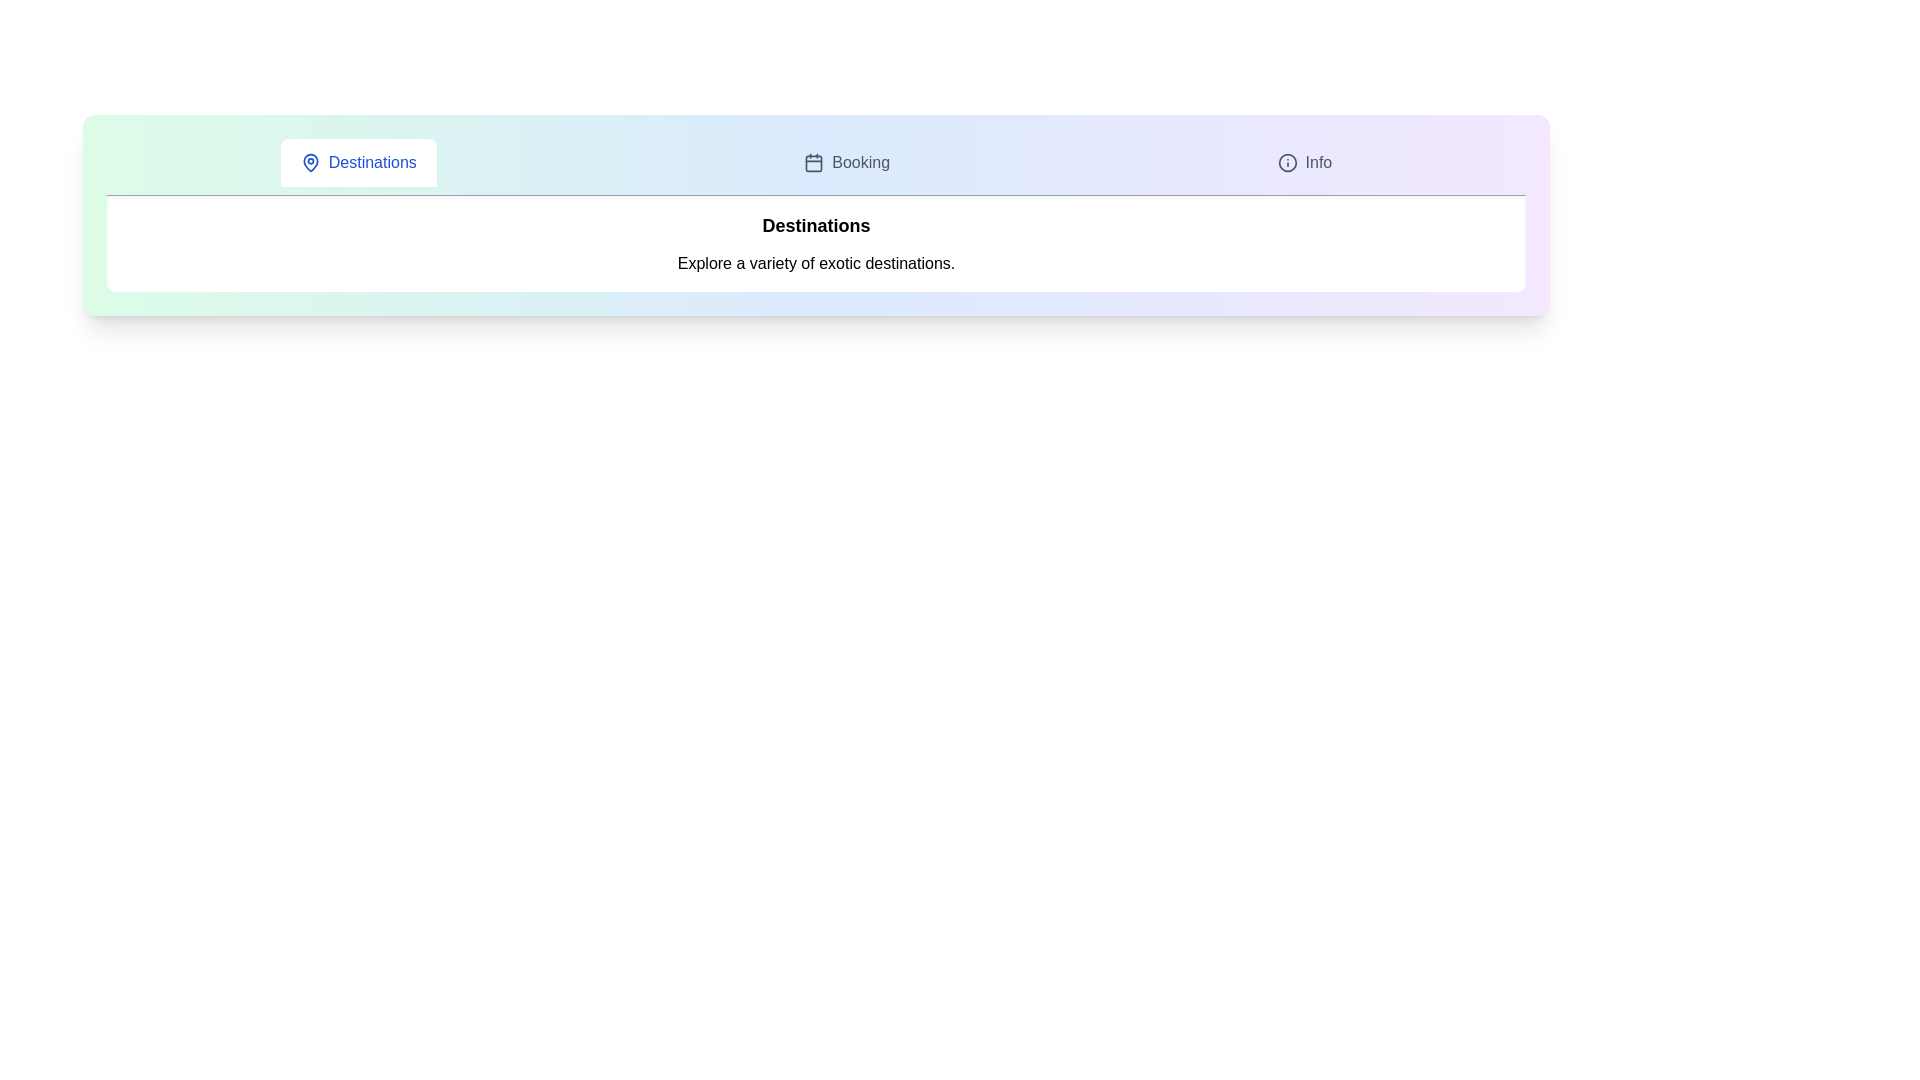 The image size is (1920, 1080). What do you see at coordinates (847, 161) in the screenshot?
I see `the tab labeled 'Booking' to switch to it` at bounding box center [847, 161].